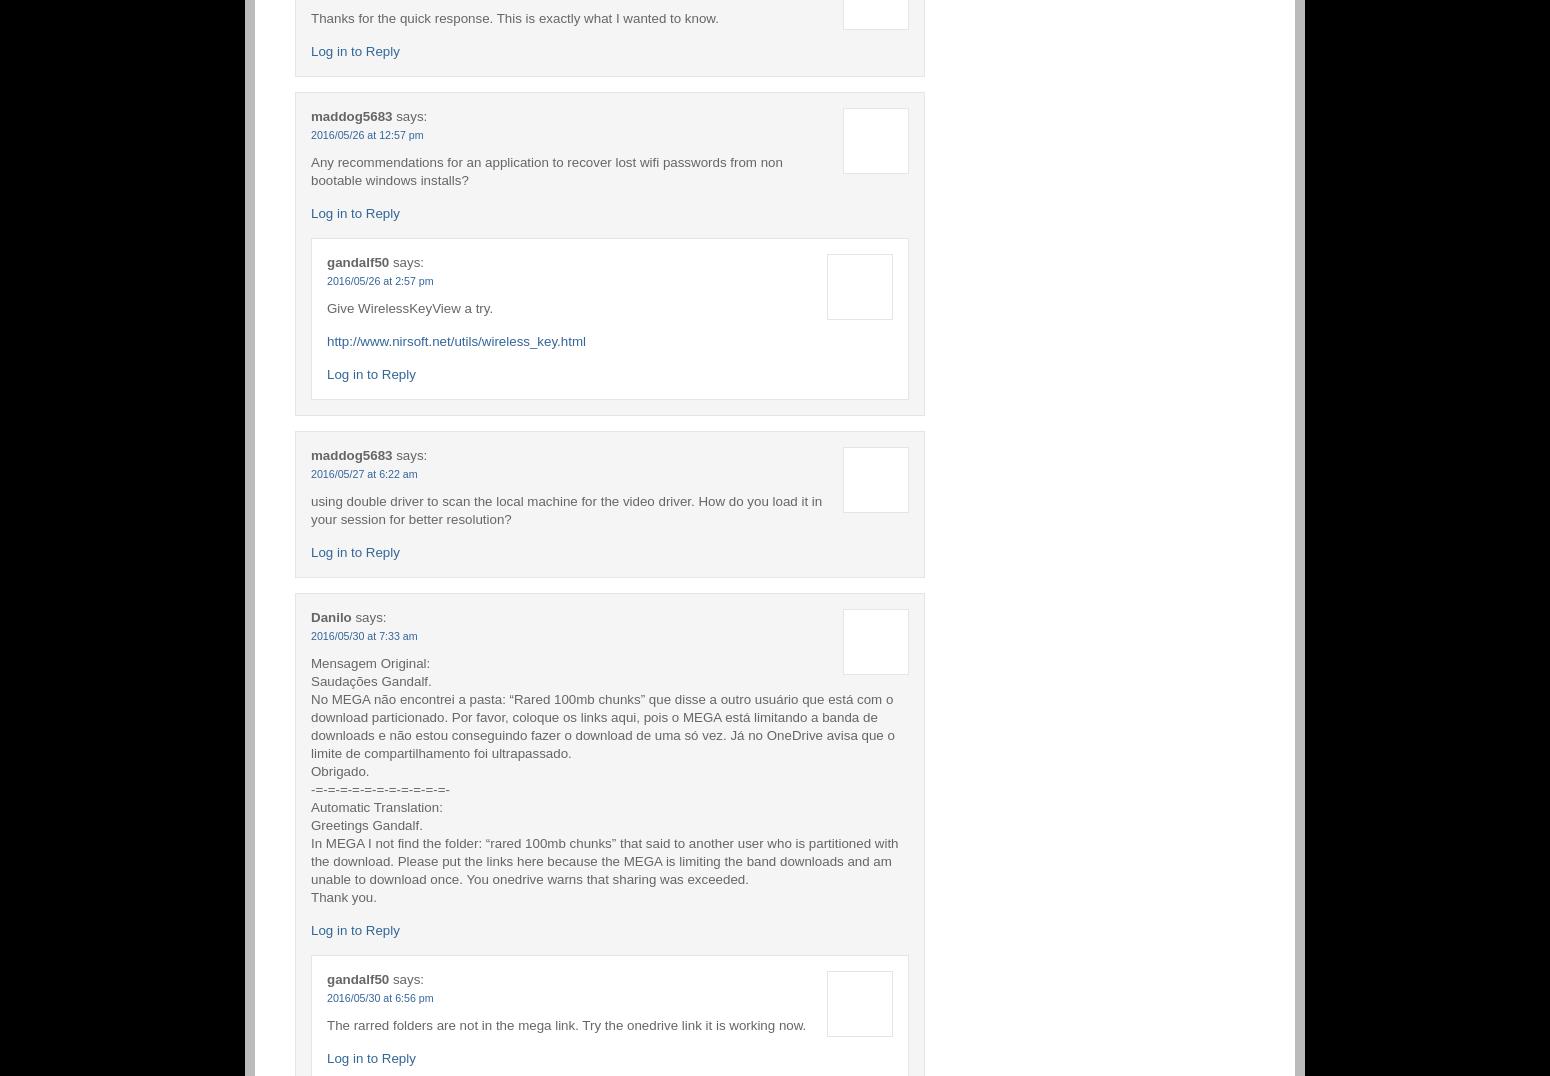  Describe the element at coordinates (513, 16) in the screenshot. I see `'Thanks for the quick response. This is exactly what I wanted to know.'` at that location.